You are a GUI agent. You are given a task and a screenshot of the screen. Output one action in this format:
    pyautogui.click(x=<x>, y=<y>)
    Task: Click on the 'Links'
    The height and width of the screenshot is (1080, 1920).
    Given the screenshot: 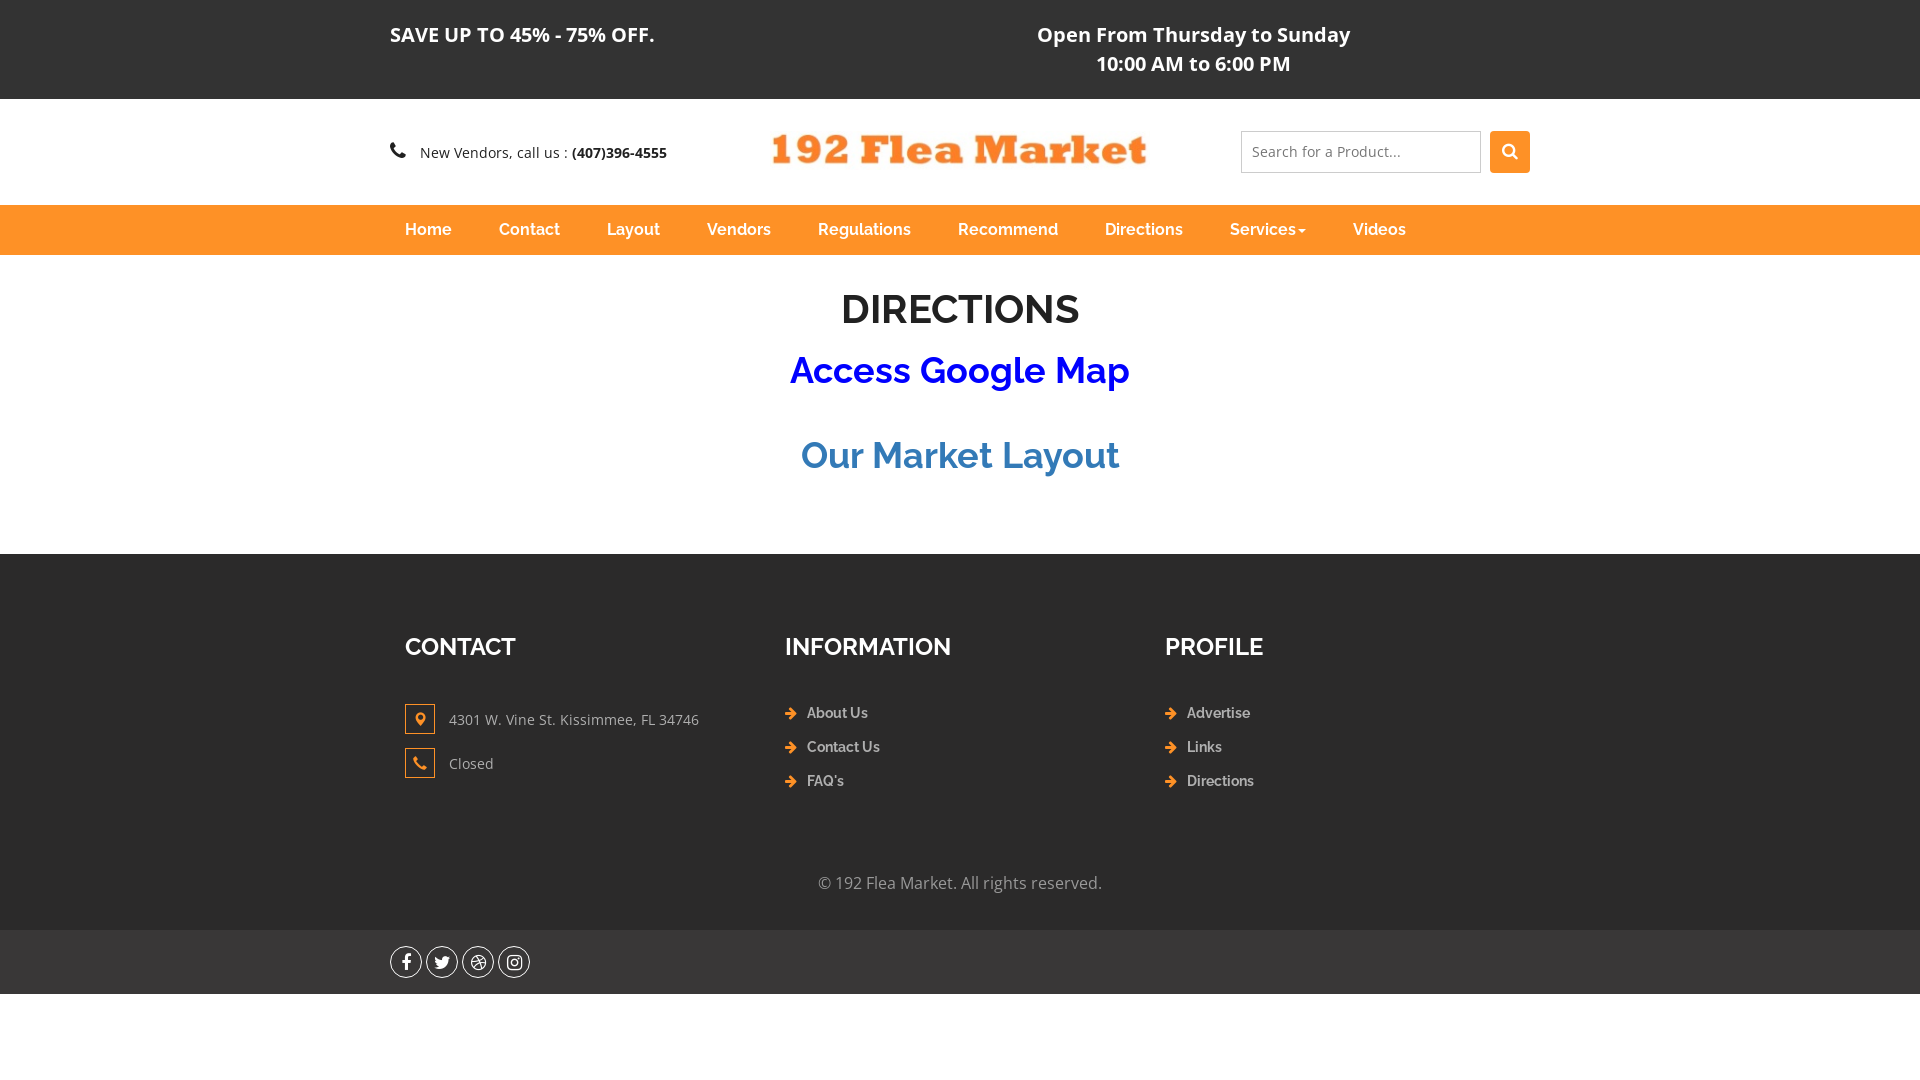 What is the action you would take?
    pyautogui.click(x=1203, y=747)
    